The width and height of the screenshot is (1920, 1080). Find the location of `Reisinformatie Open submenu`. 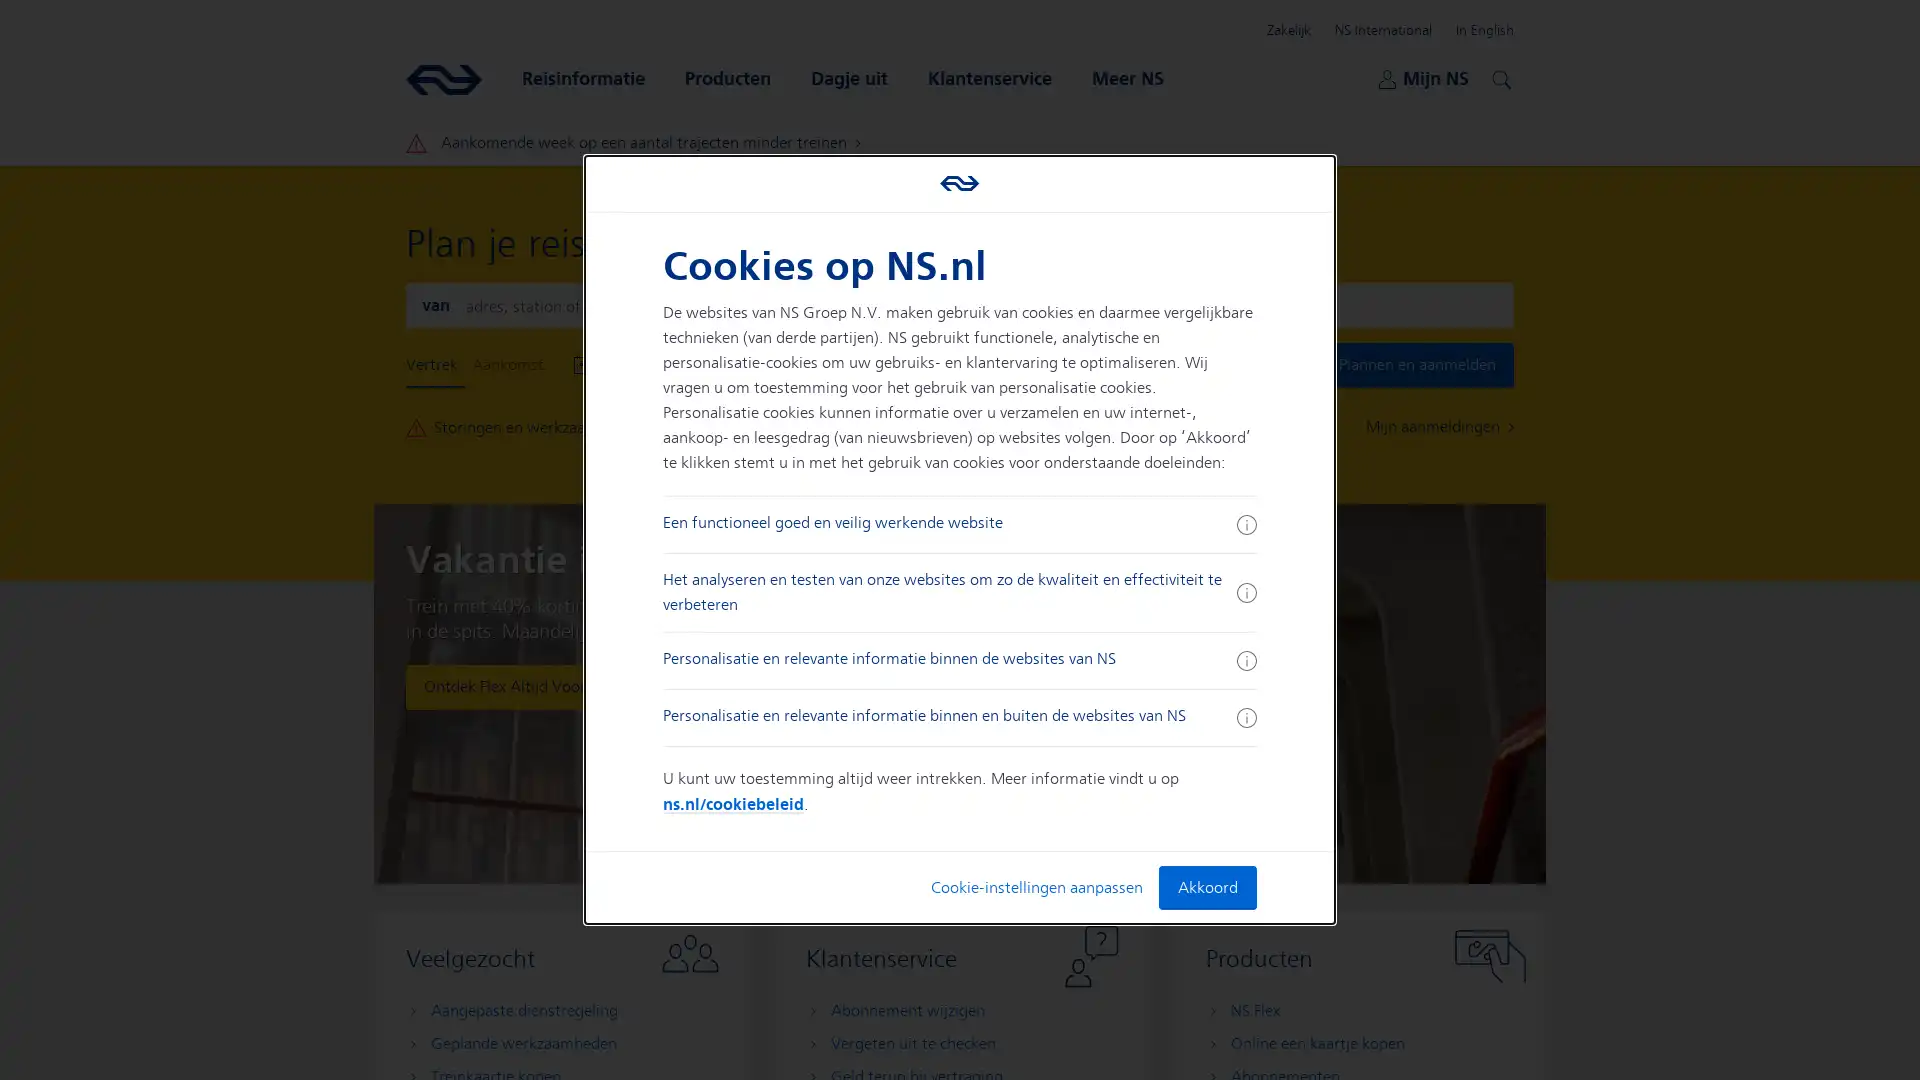

Reisinformatie Open submenu is located at coordinates (582, 77).